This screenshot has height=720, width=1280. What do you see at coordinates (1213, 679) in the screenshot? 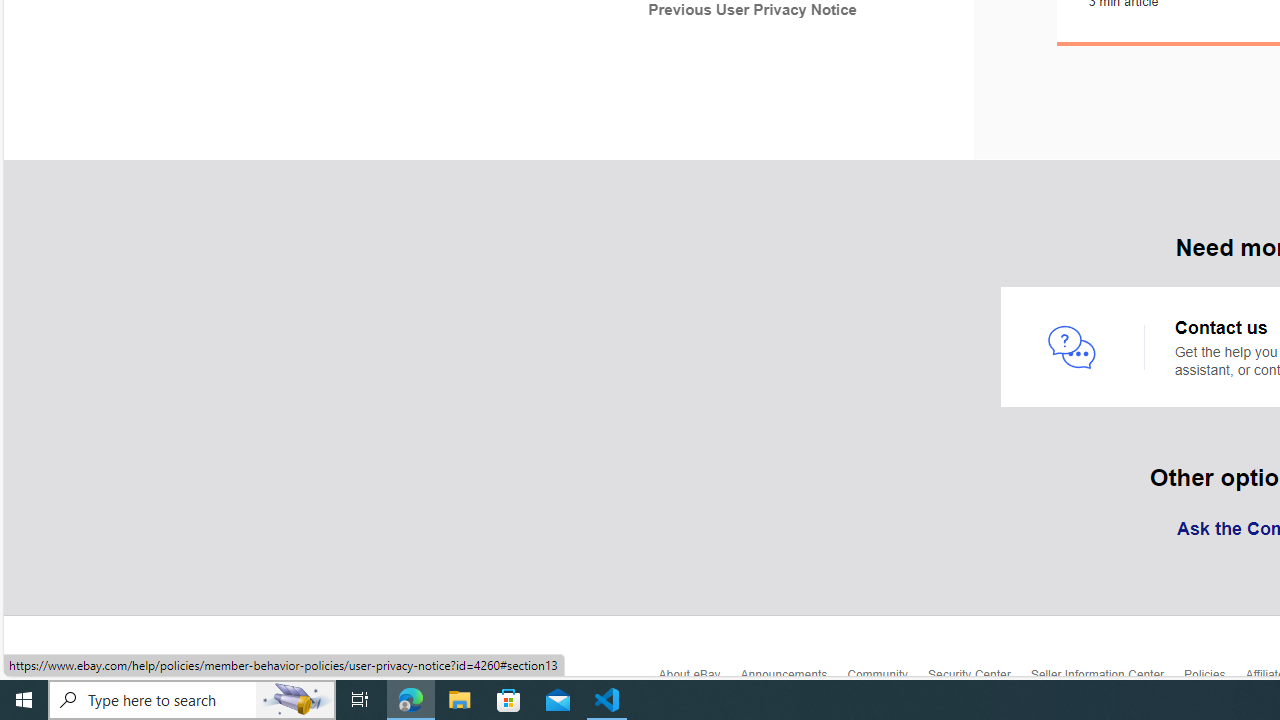
I see `'Policies'` at bounding box center [1213, 679].